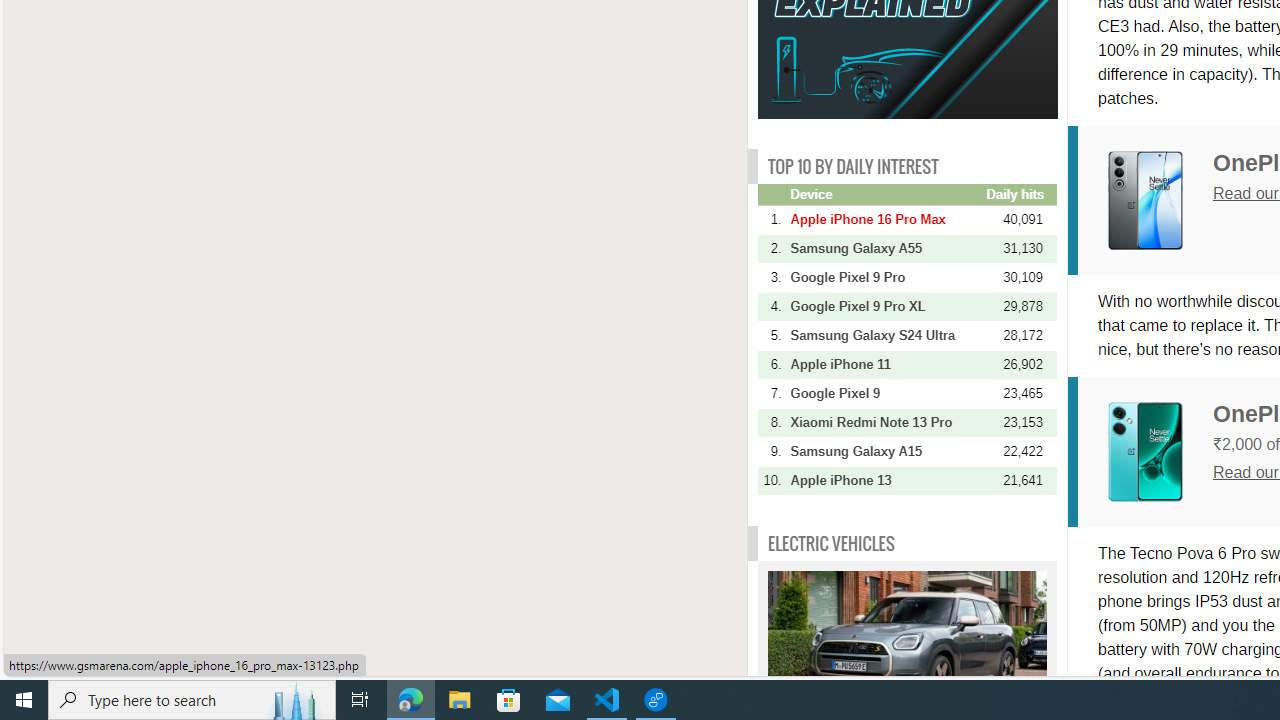 The image size is (1280, 720). Describe the element at coordinates (885, 364) in the screenshot. I see `'Apple iPhone 11'` at that location.